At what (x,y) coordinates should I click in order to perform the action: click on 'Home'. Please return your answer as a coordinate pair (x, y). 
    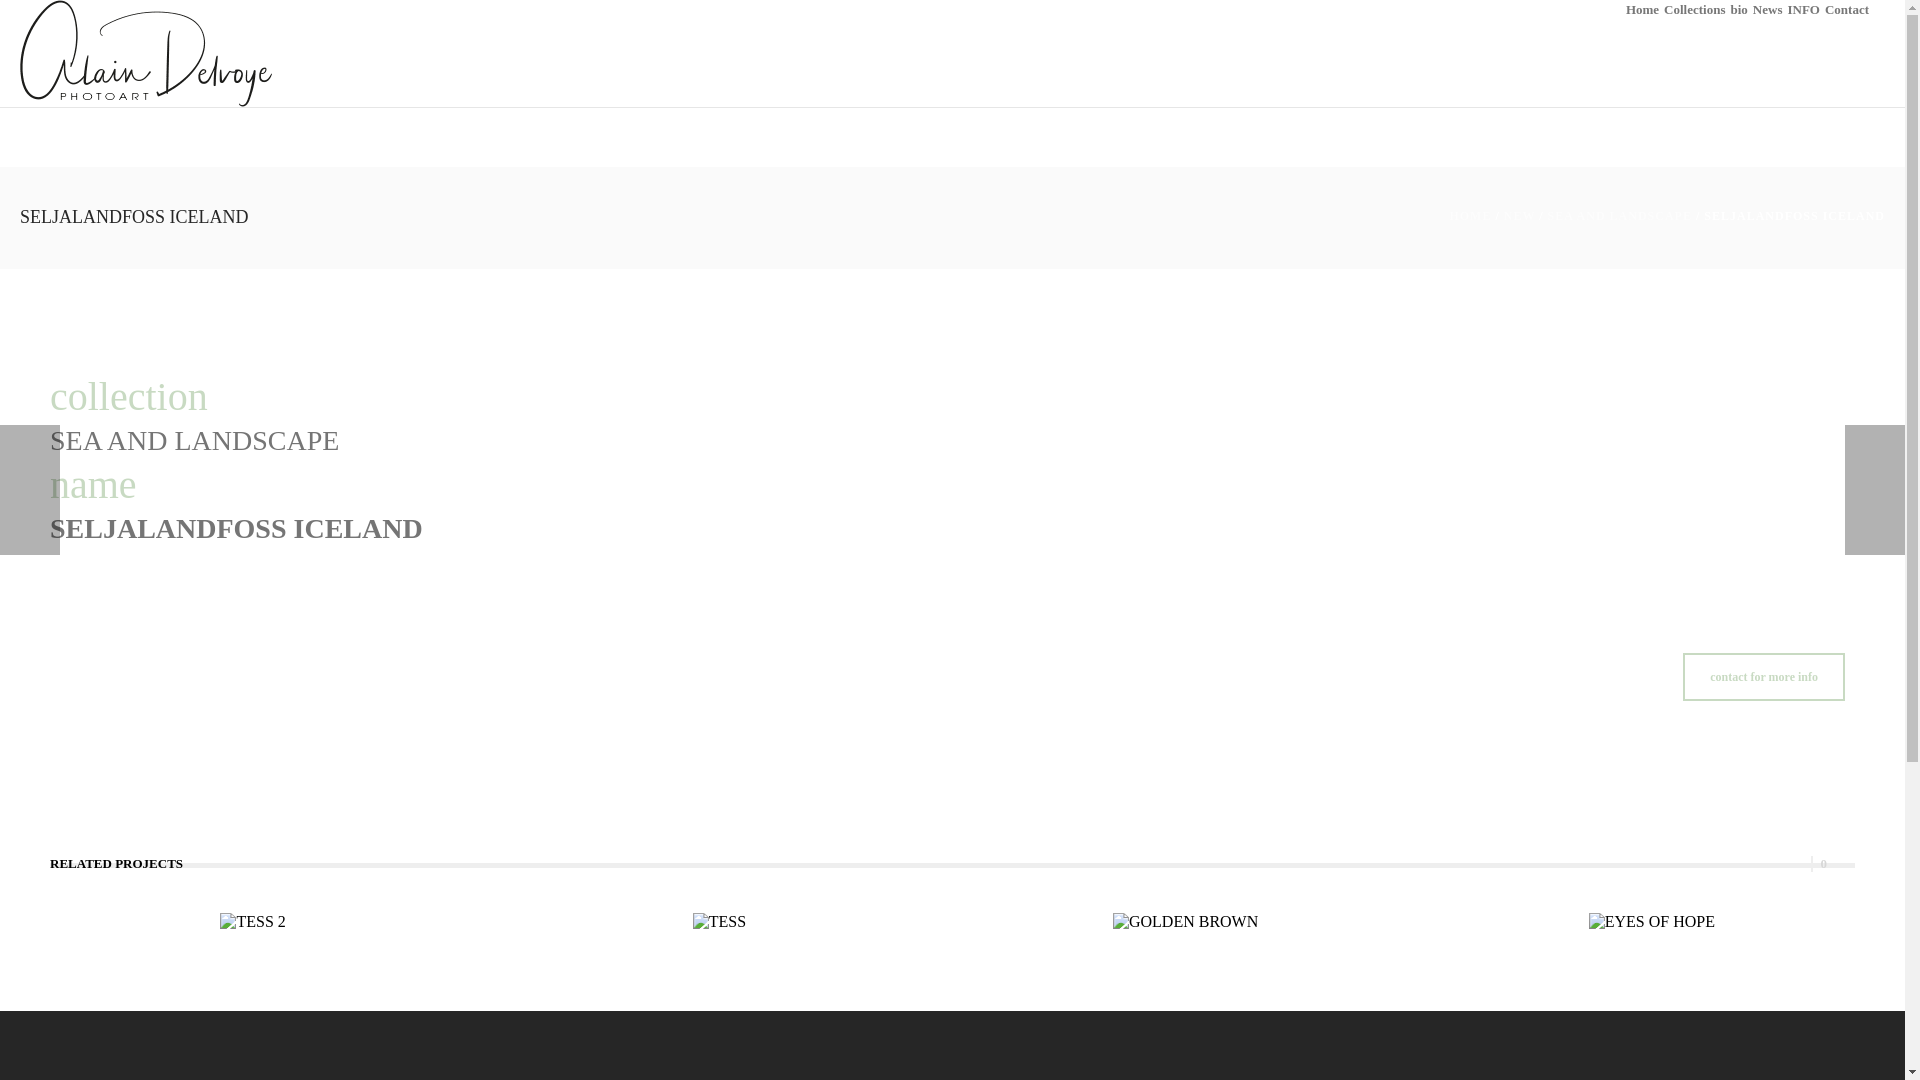
    Looking at the image, I should click on (1642, 10).